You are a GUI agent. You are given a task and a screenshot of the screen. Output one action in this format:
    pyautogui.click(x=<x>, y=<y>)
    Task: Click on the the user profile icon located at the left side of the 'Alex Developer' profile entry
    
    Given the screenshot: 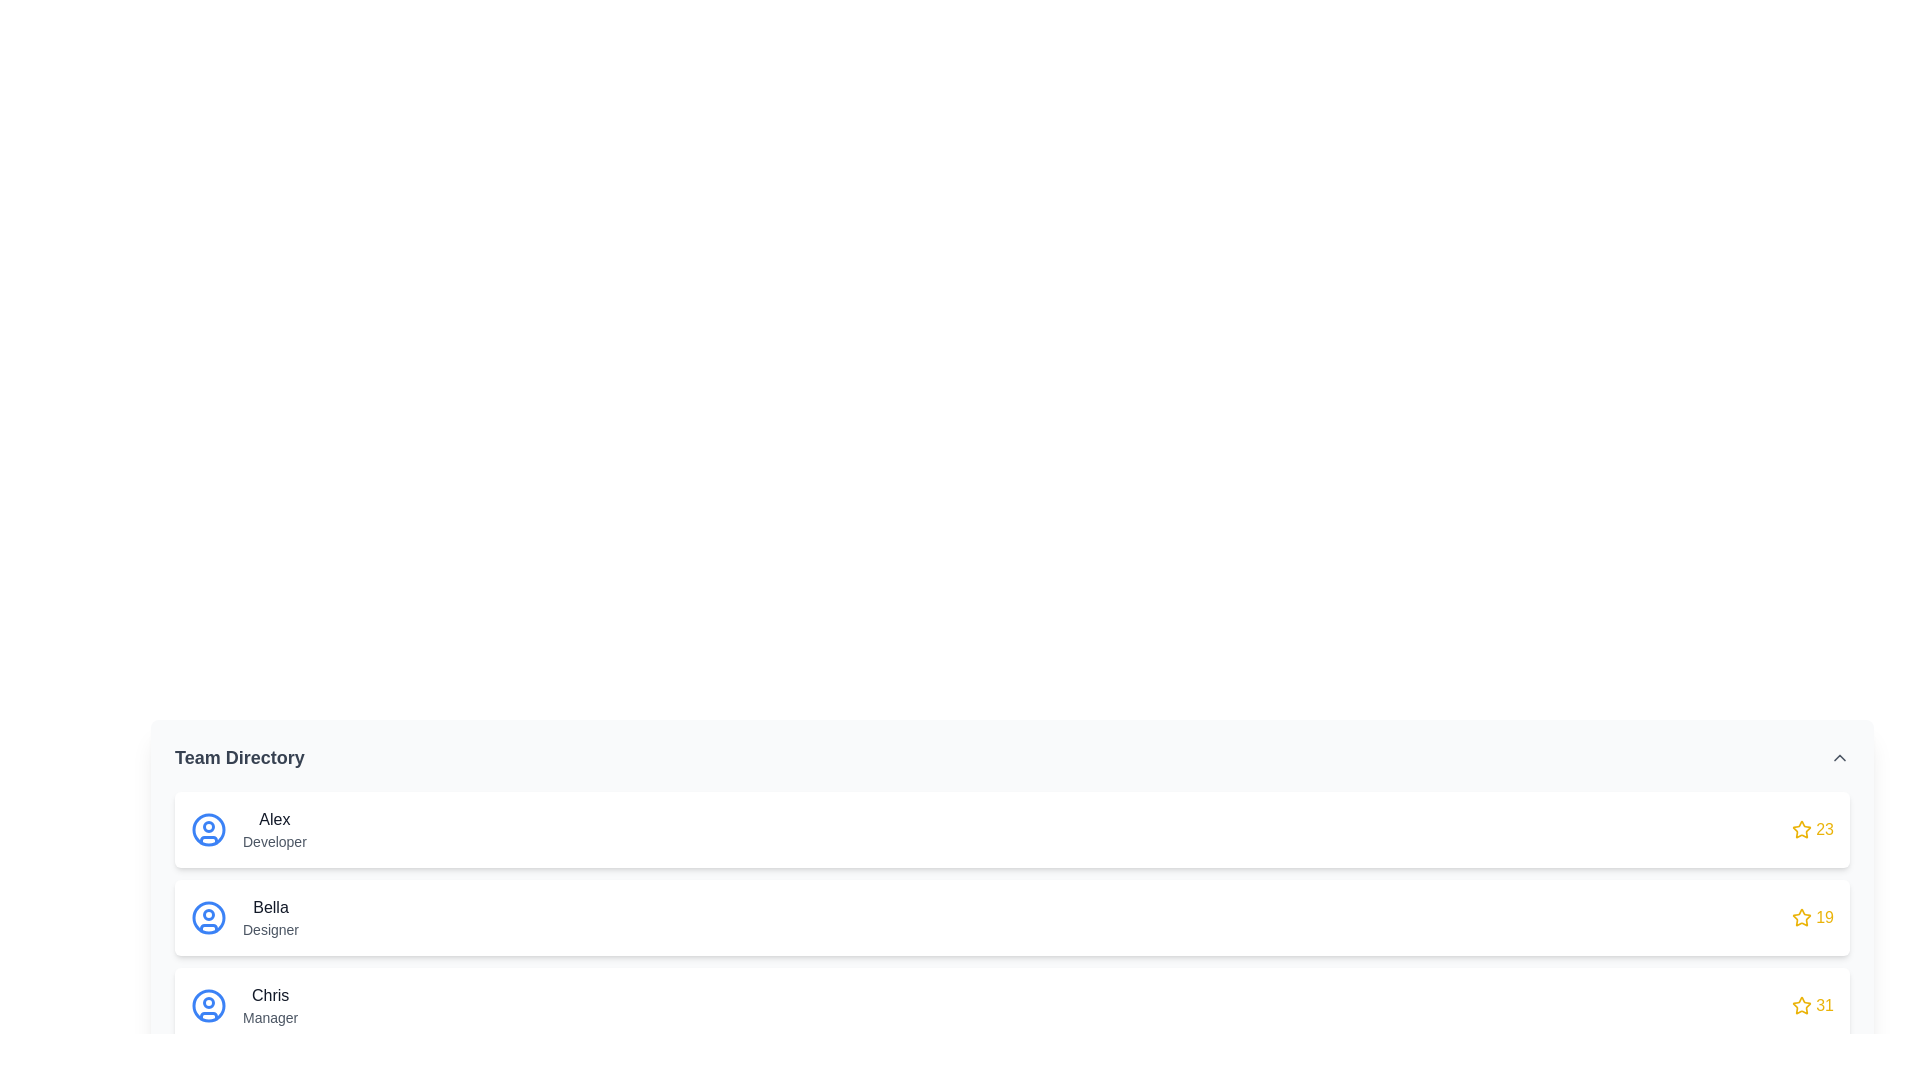 What is the action you would take?
    pyautogui.click(x=209, y=829)
    